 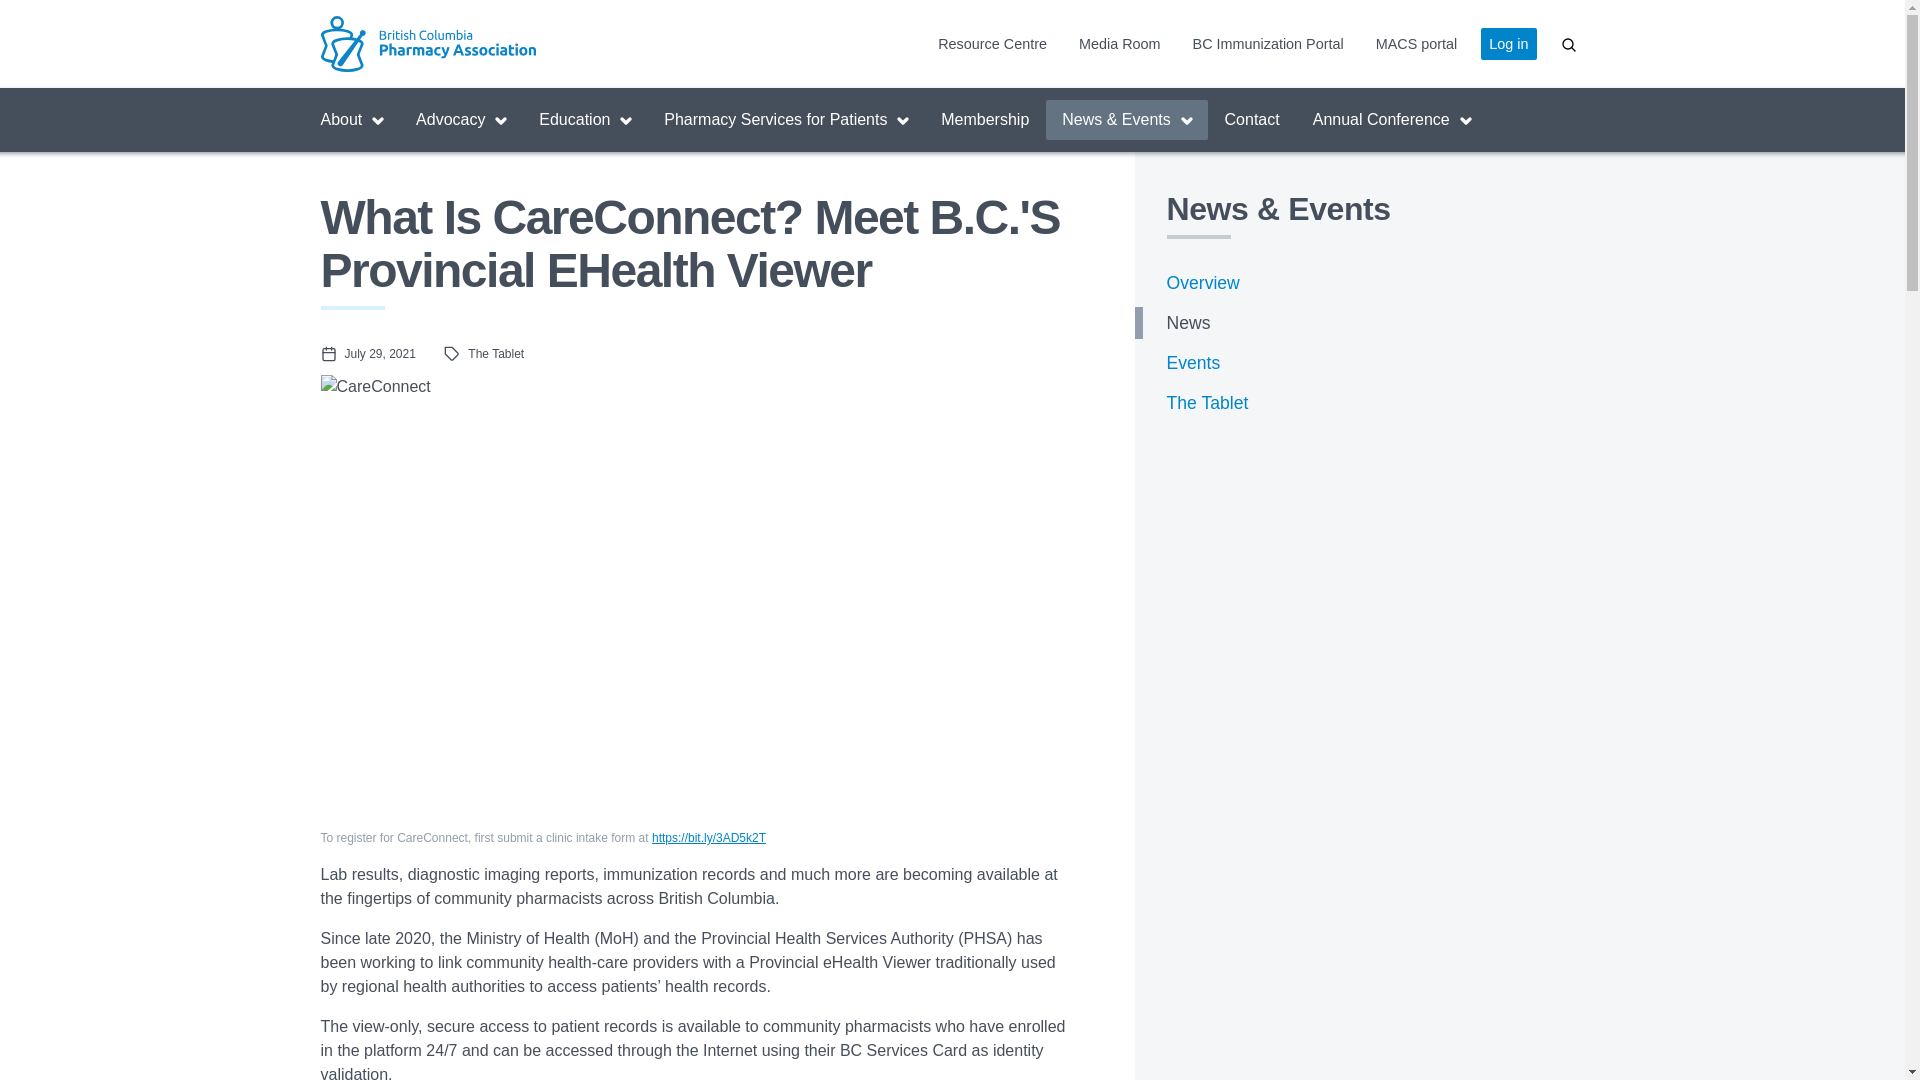 I want to click on 'https://bit.ly/3AD5k2T', so click(x=652, y=837).